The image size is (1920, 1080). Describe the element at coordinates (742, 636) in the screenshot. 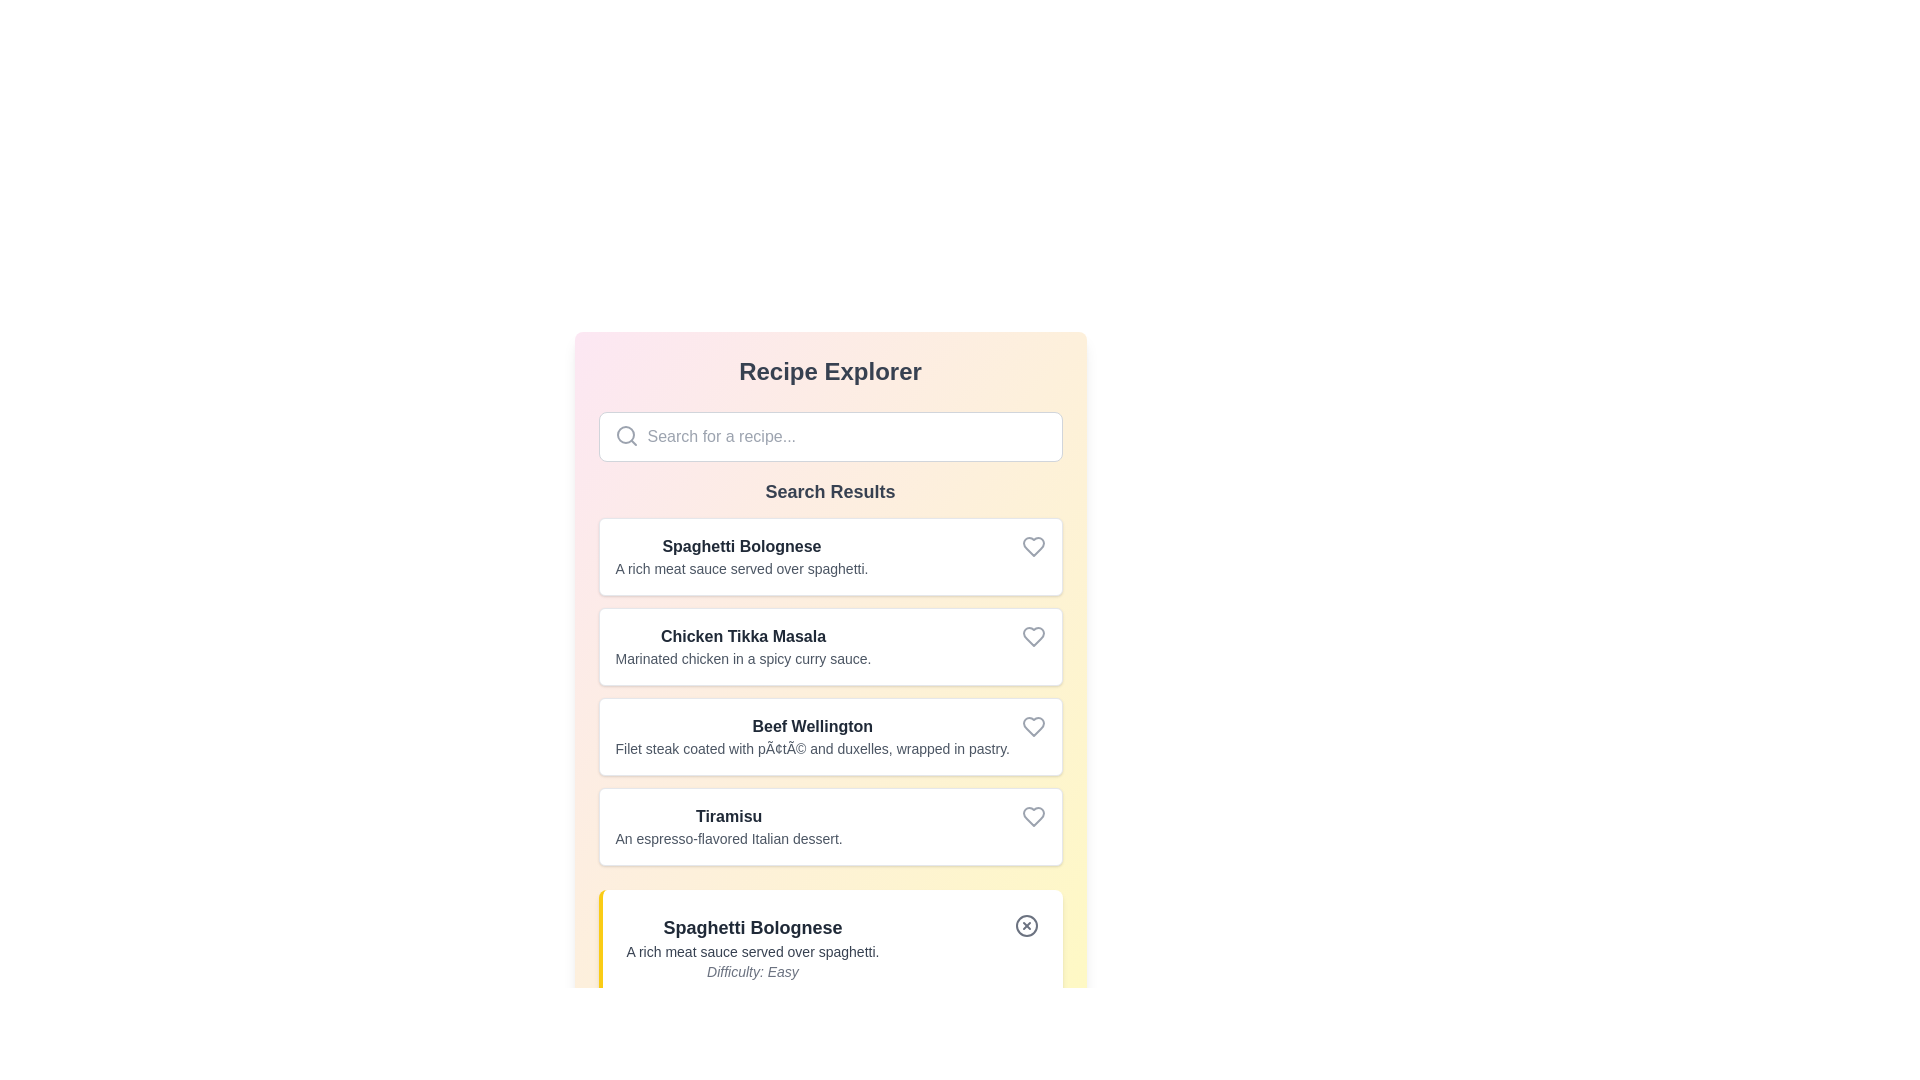

I see `the text label displaying 'Chicken Tikka Masala' which is in bold grayish font, located in the second entry of the search results list` at that location.